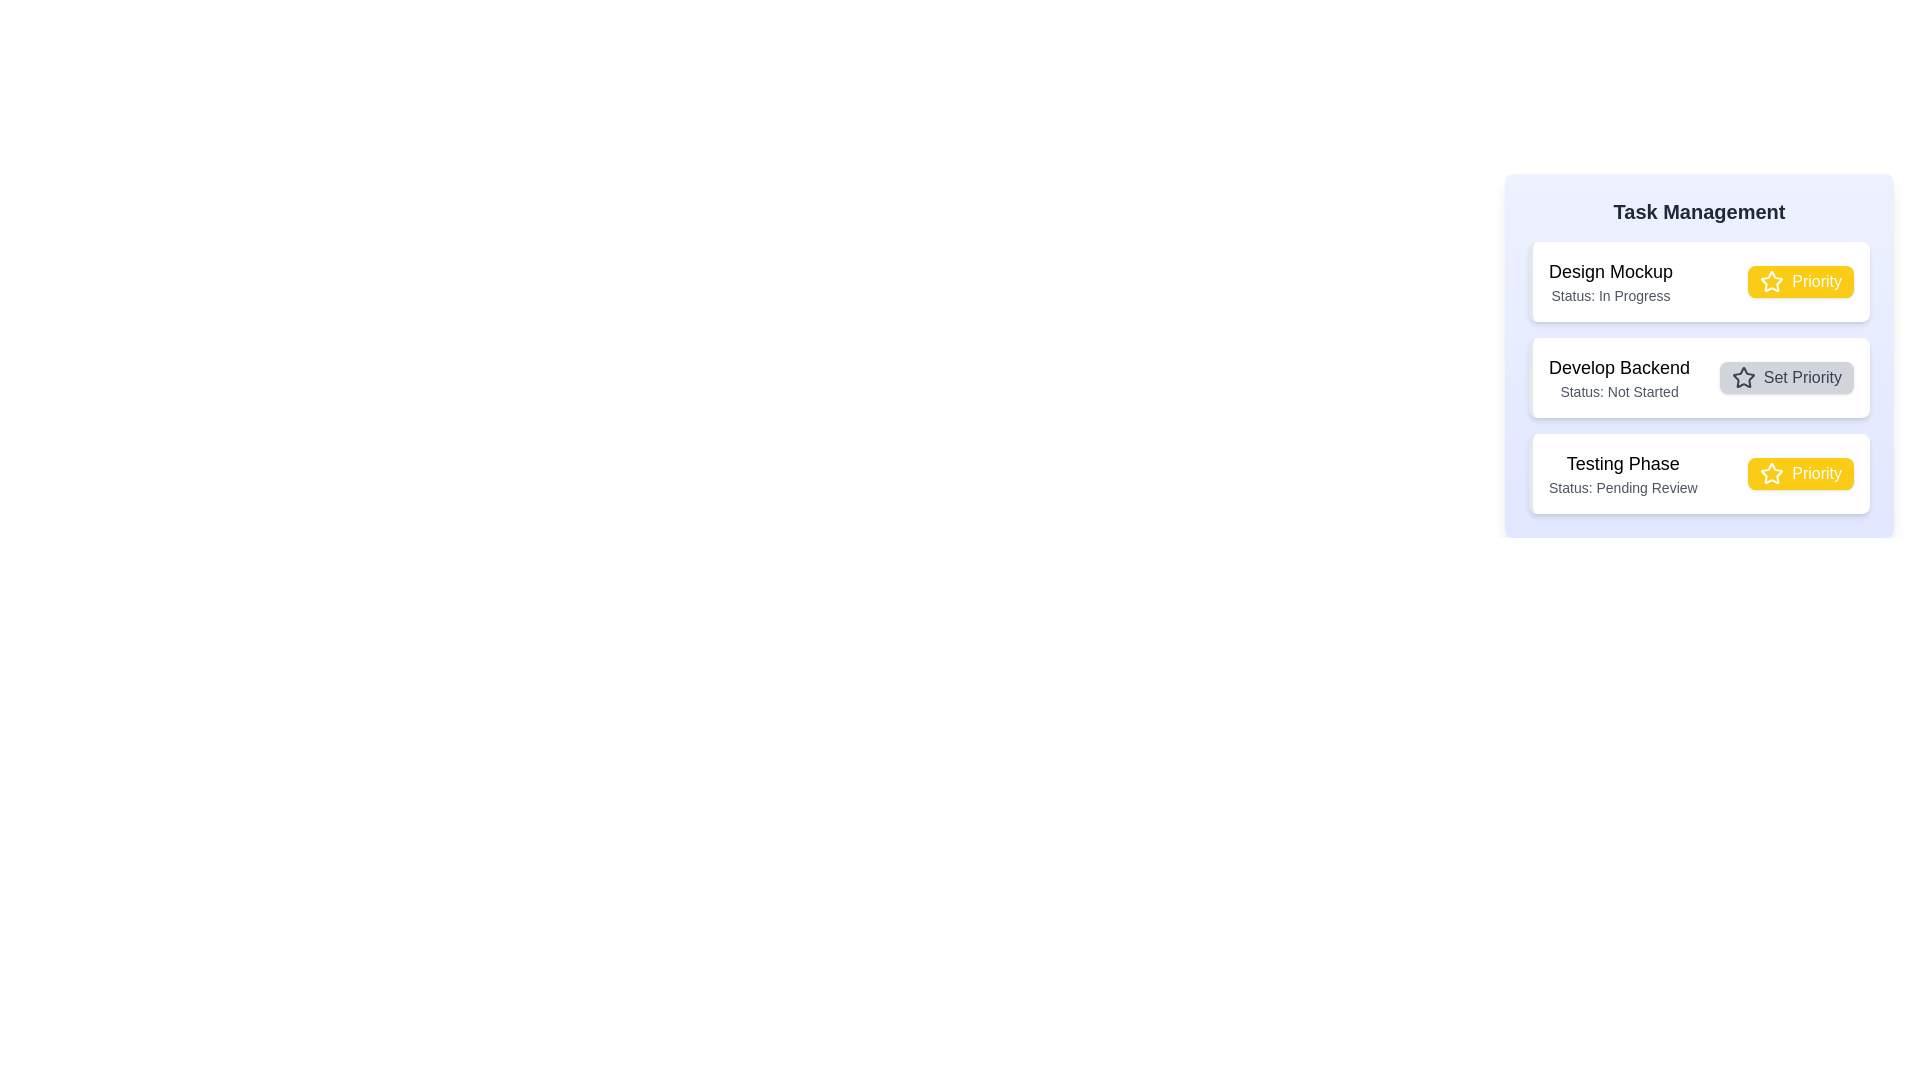 The image size is (1920, 1080). What do you see at coordinates (1611, 272) in the screenshot?
I see `the task titled Design Mockup` at bounding box center [1611, 272].